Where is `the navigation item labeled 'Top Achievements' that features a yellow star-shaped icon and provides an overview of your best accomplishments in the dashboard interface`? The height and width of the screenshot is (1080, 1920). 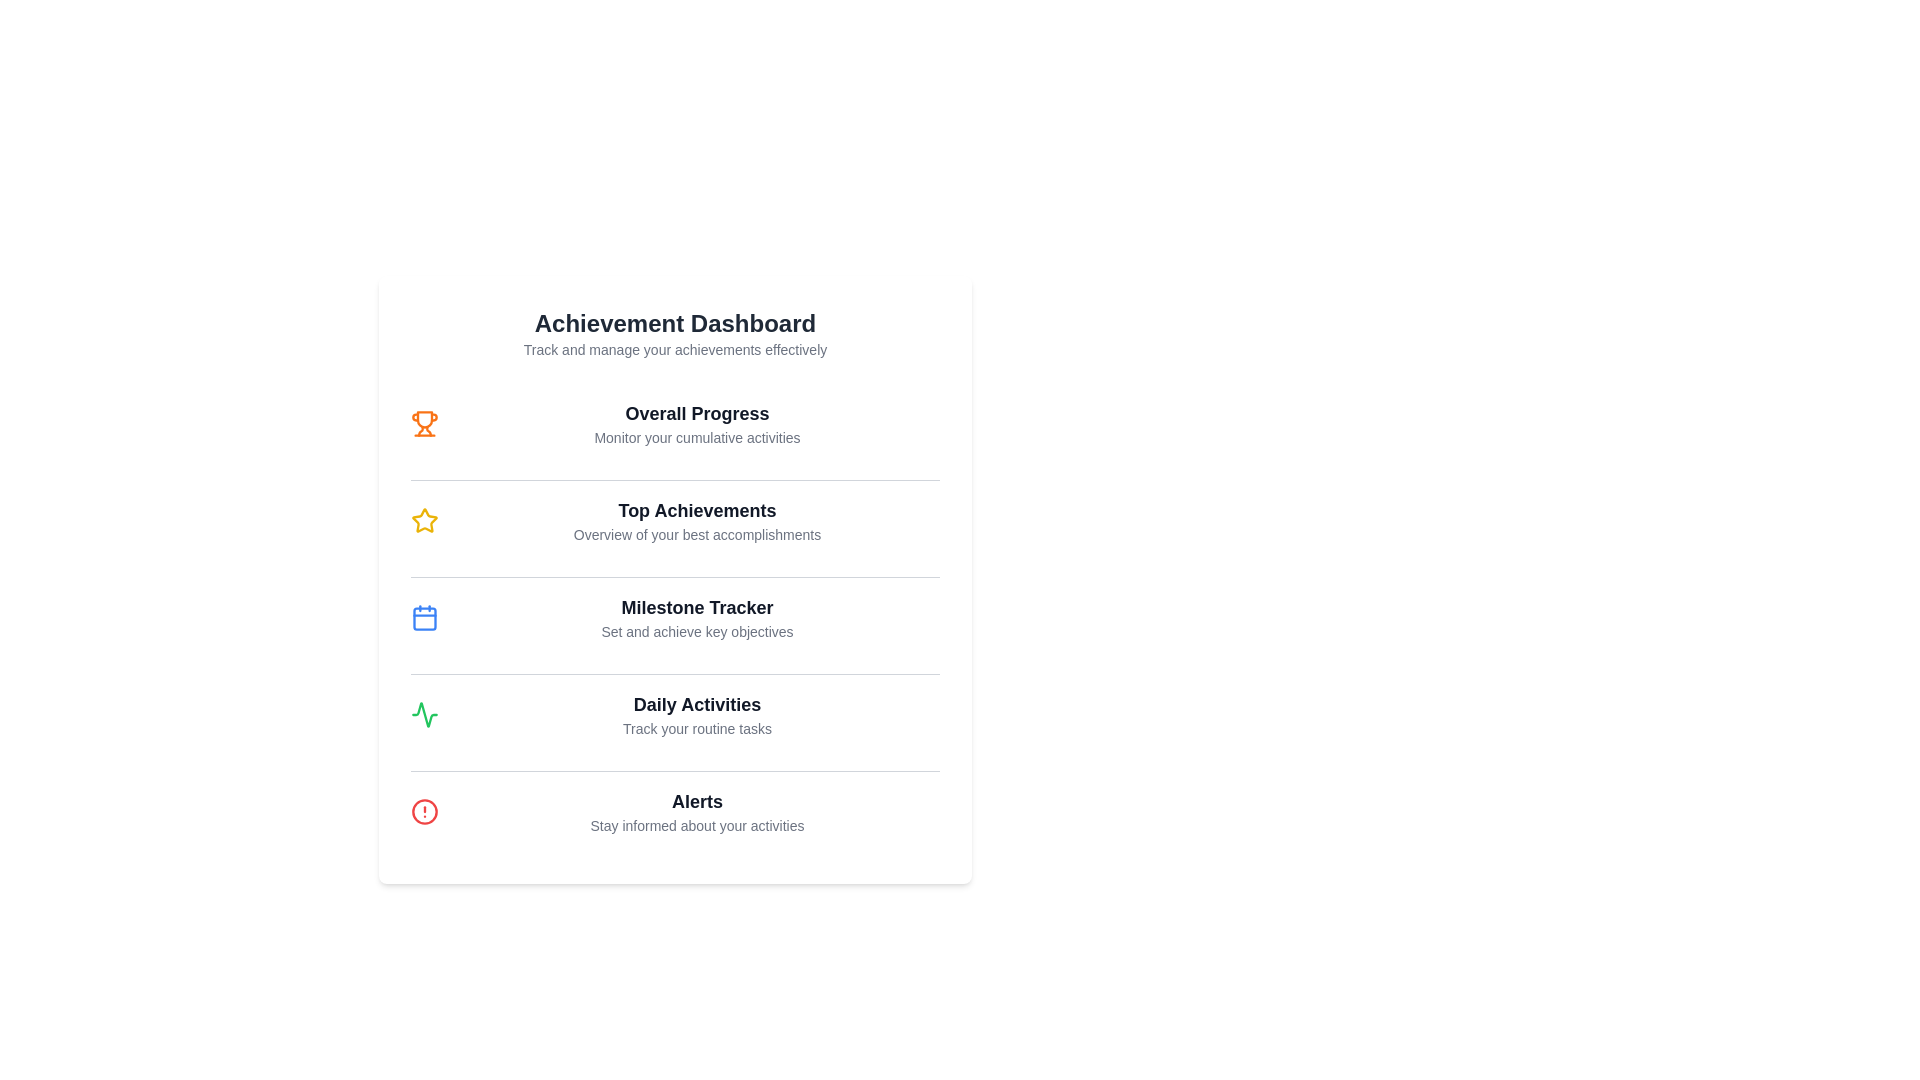
the navigation item labeled 'Top Achievements' that features a yellow star-shaped icon and provides an overview of your best accomplishments in the dashboard interface is located at coordinates (675, 519).